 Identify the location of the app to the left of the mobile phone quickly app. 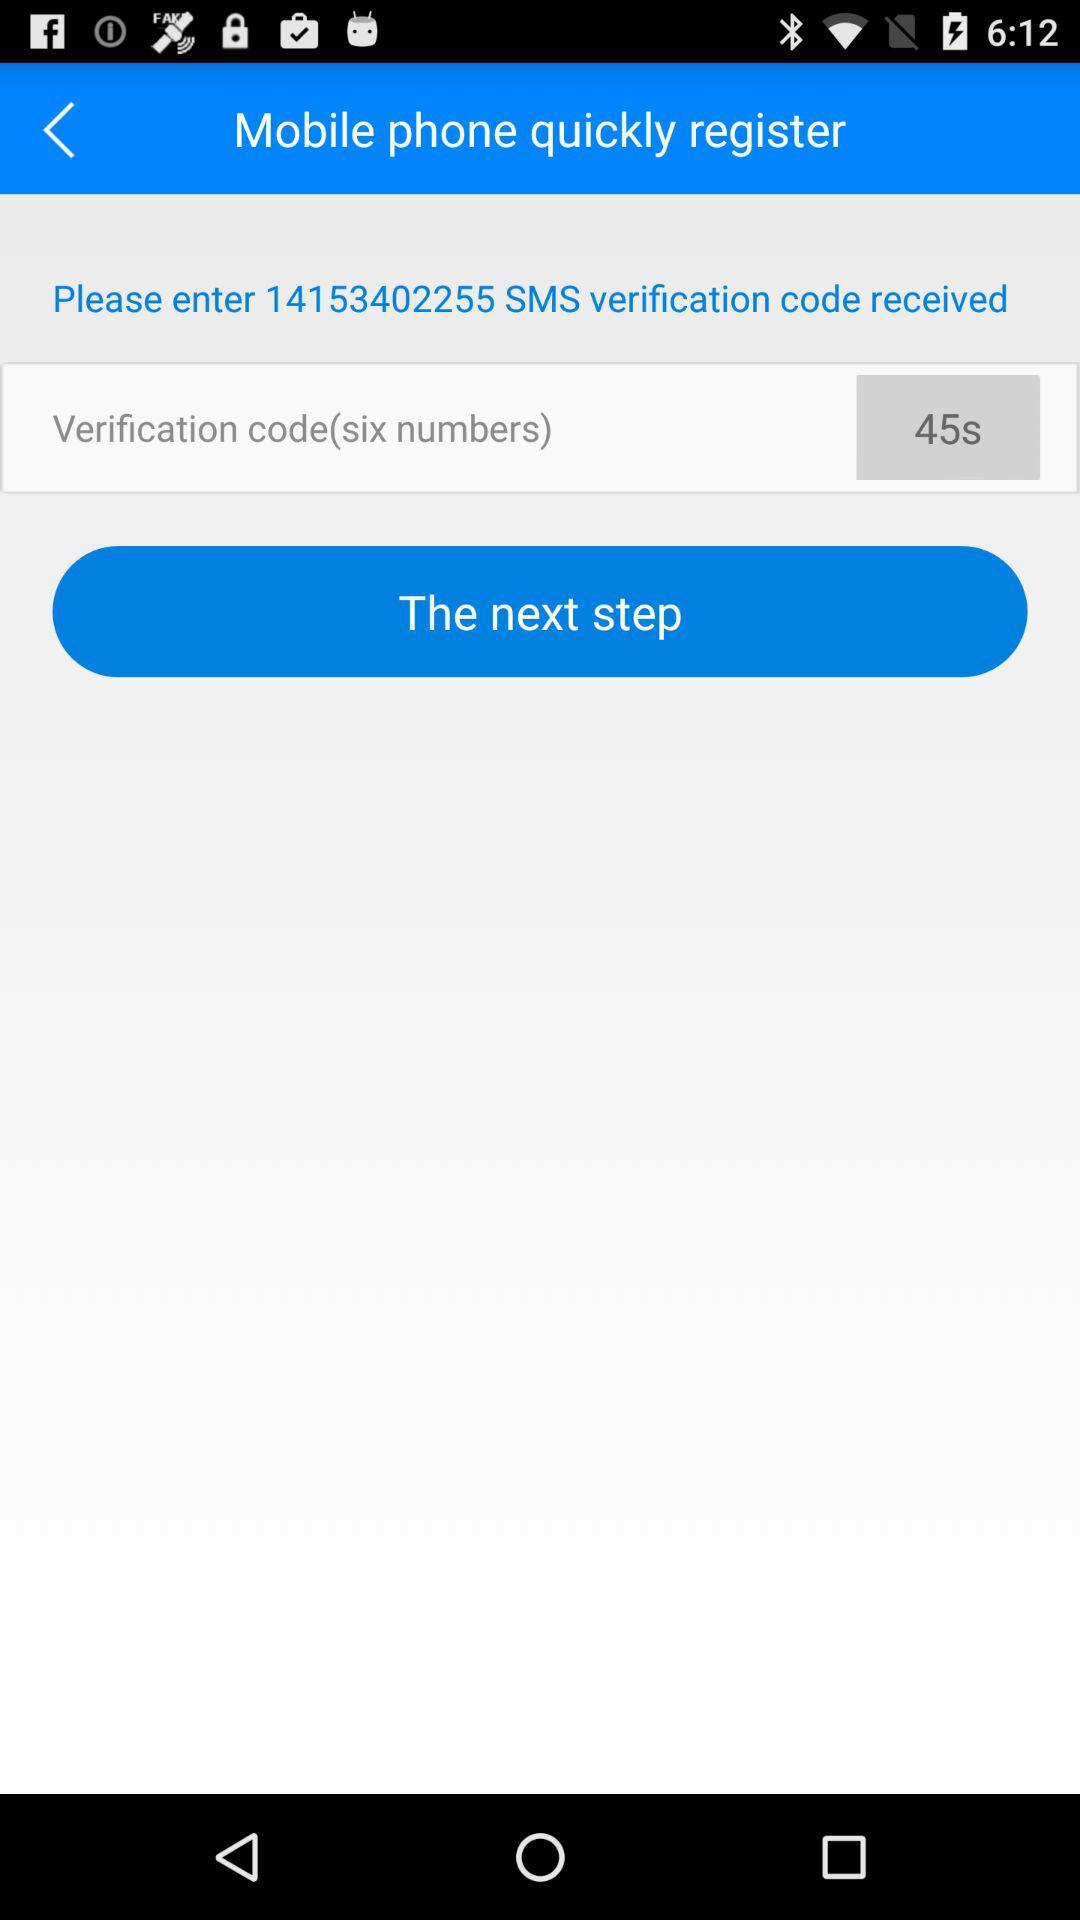
(64, 127).